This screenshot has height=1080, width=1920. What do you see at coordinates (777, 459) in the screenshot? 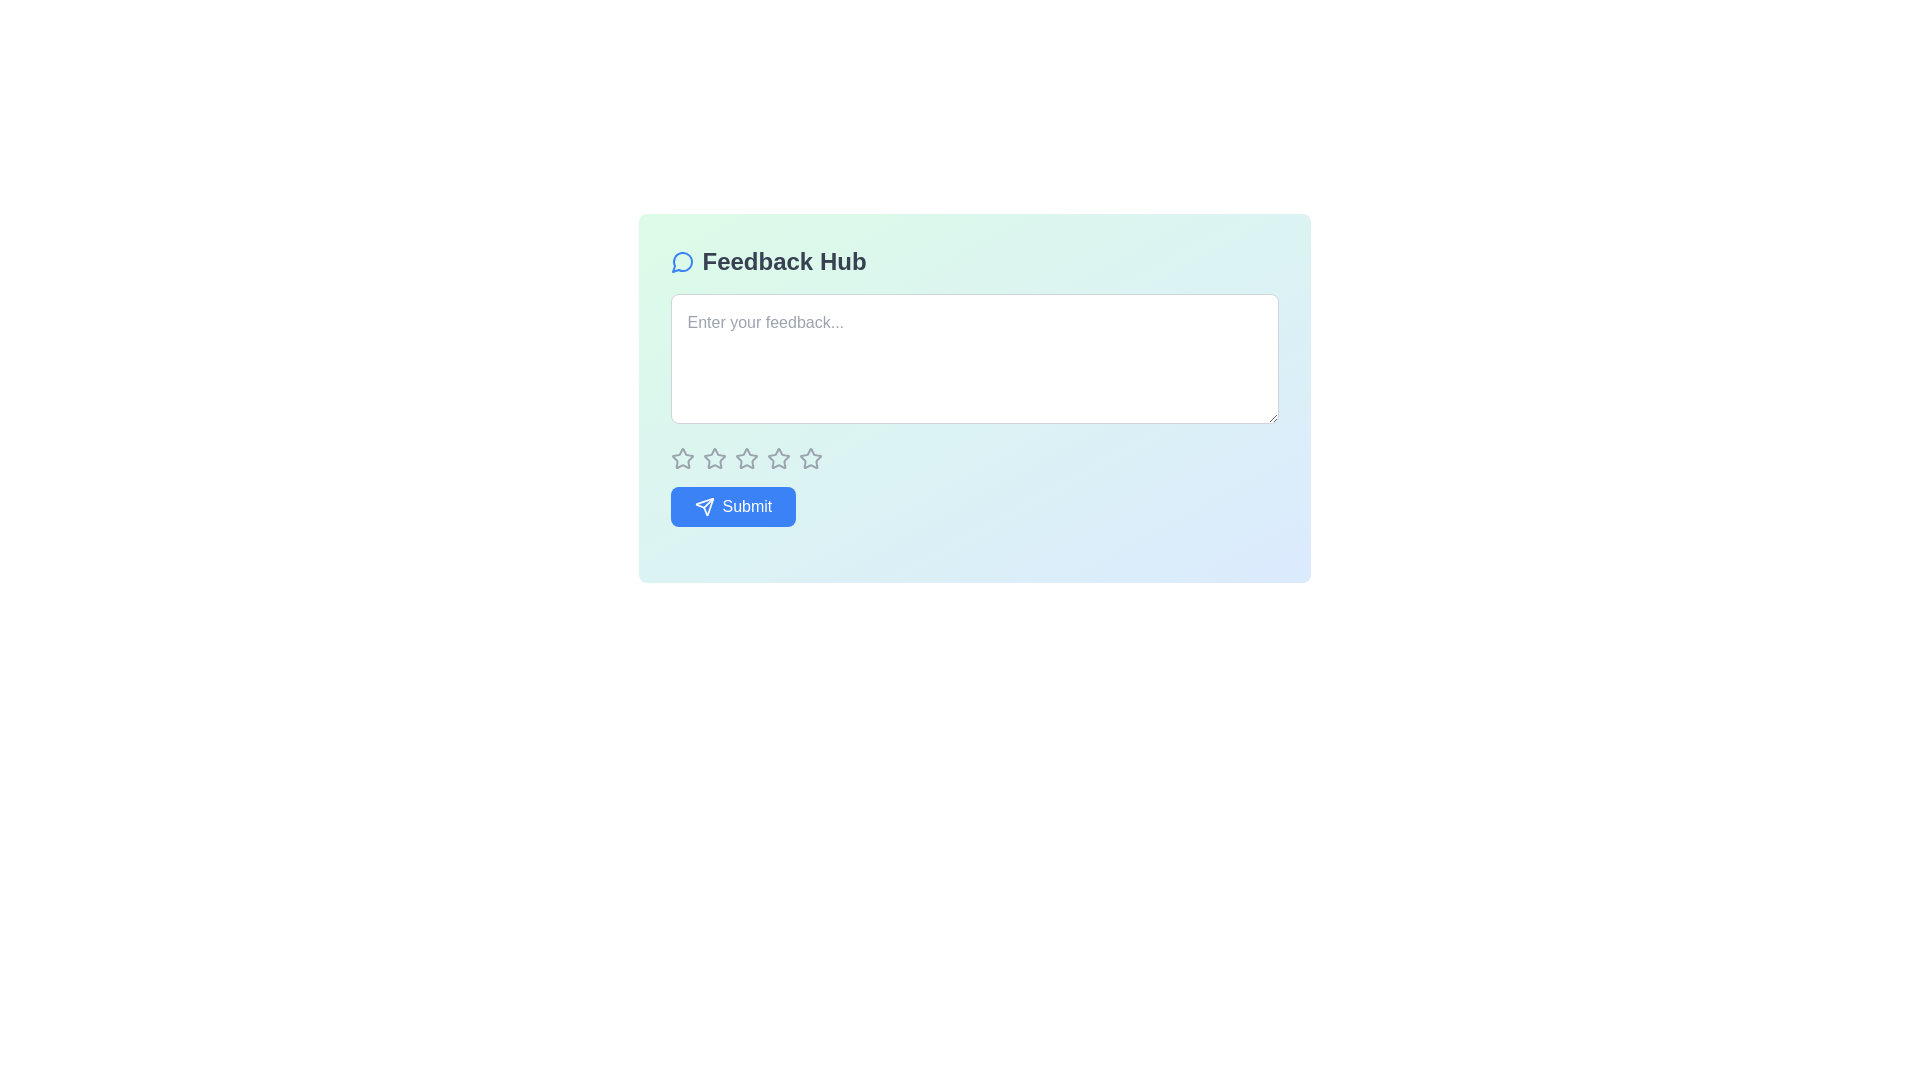
I see `the fourth star-shaped rating icon with gray borders and a hollow center in a row of five stars` at bounding box center [777, 459].